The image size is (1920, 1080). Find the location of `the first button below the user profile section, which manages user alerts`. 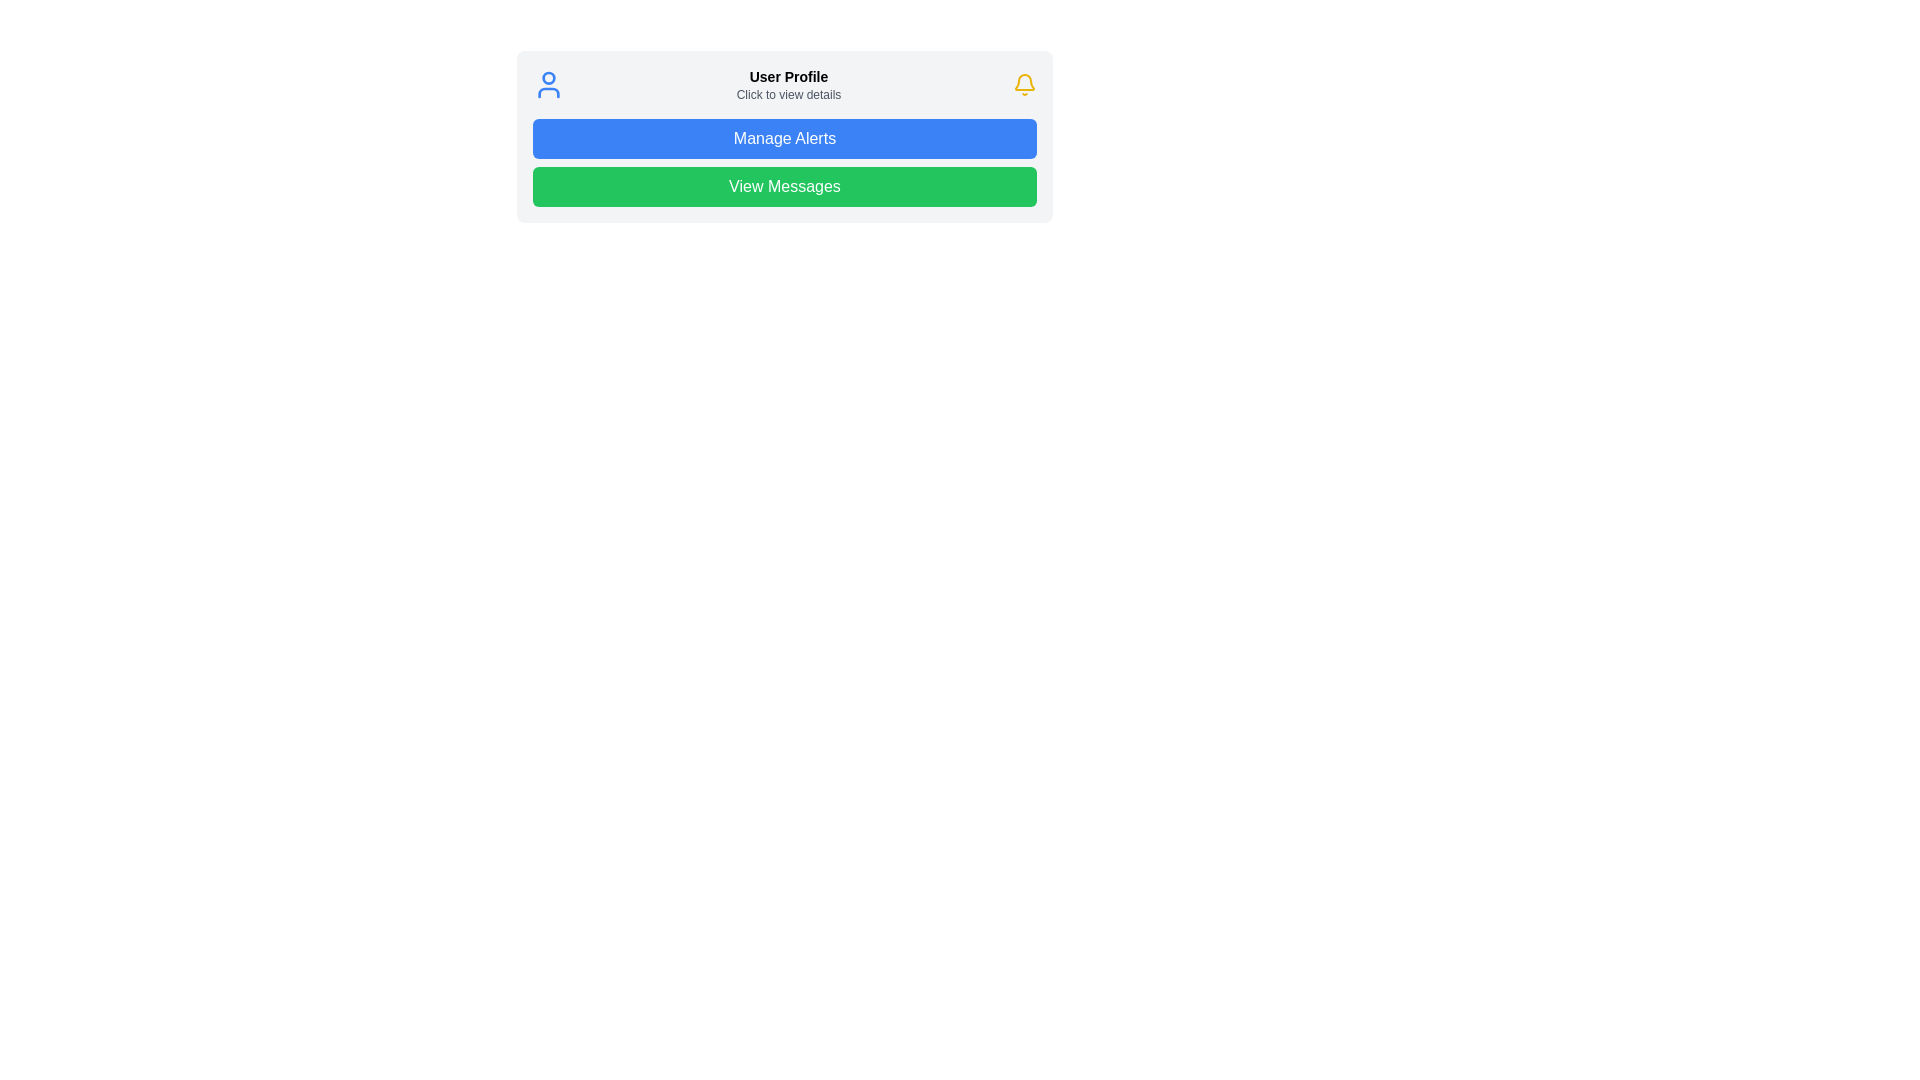

the first button below the user profile section, which manages user alerts is located at coordinates (784, 137).